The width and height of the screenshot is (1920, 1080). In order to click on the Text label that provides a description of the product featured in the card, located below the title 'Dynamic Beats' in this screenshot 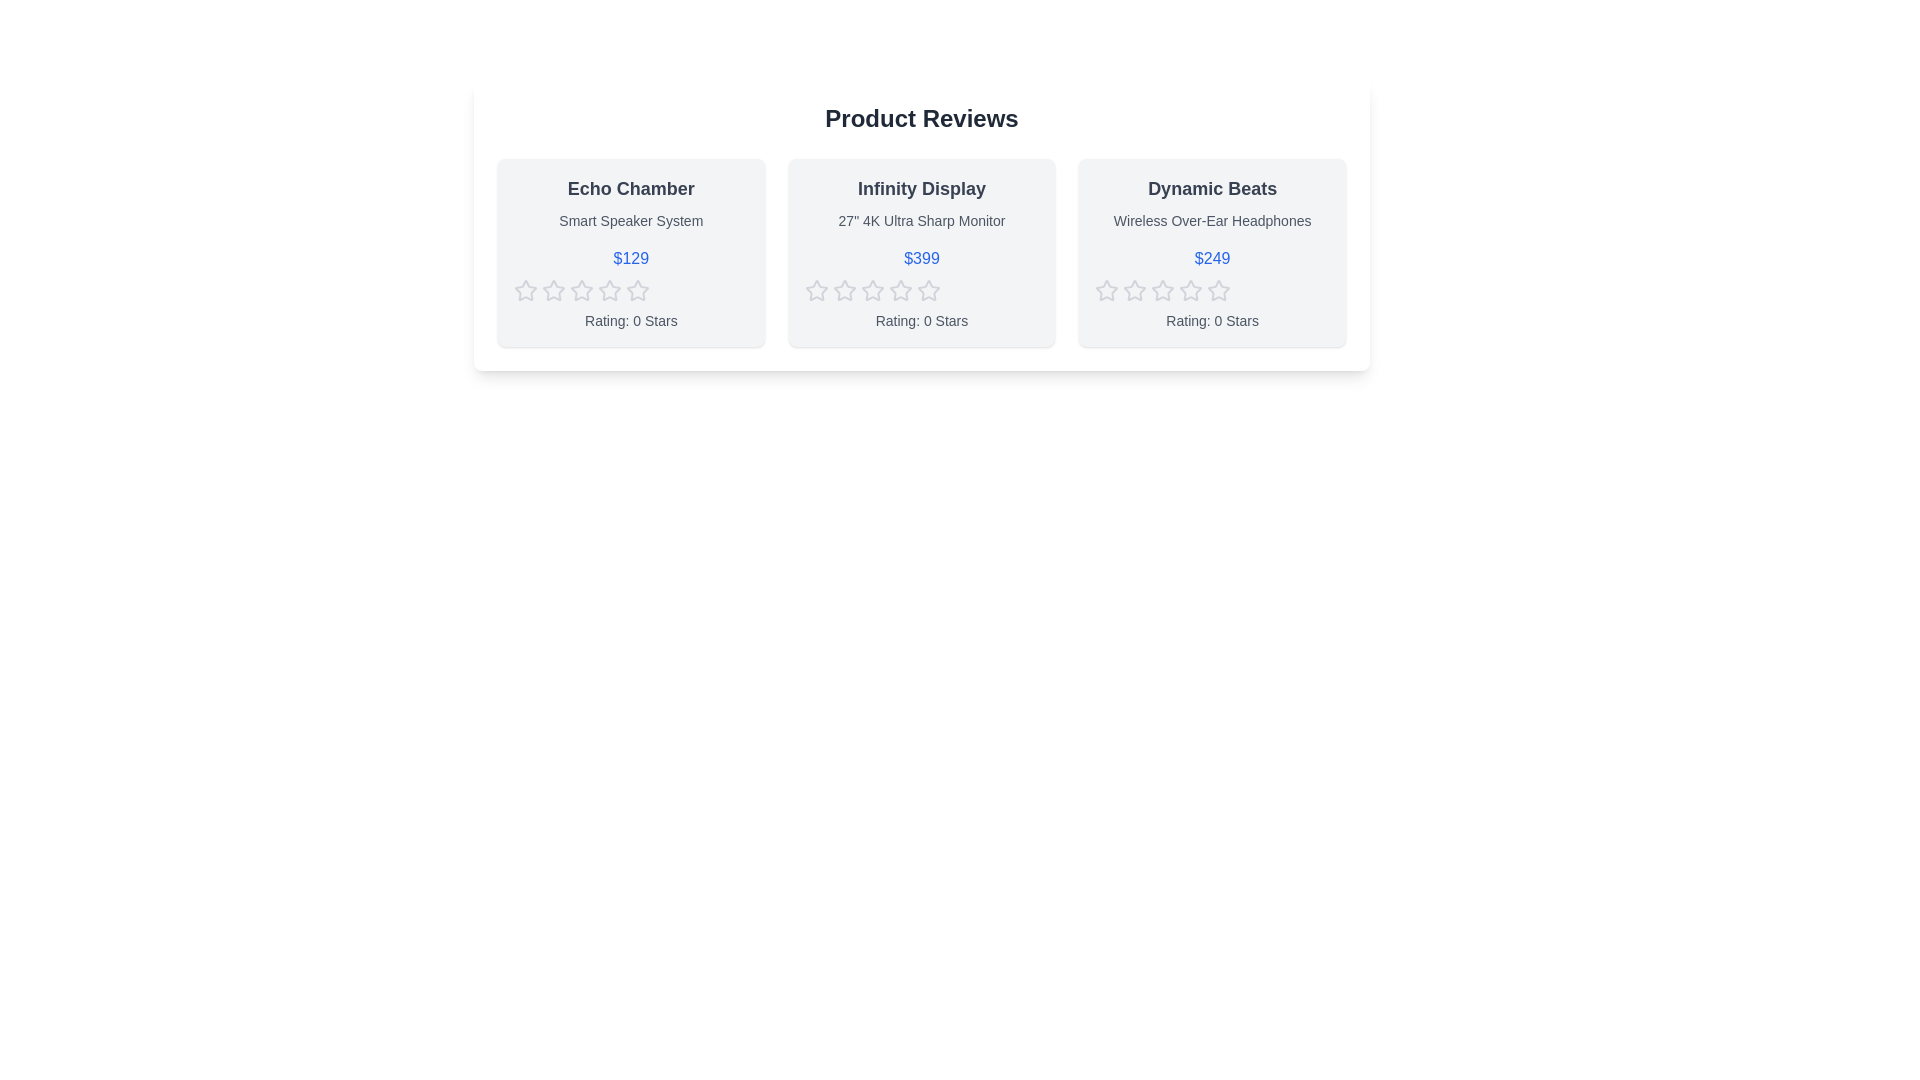, I will do `click(1211, 220)`.